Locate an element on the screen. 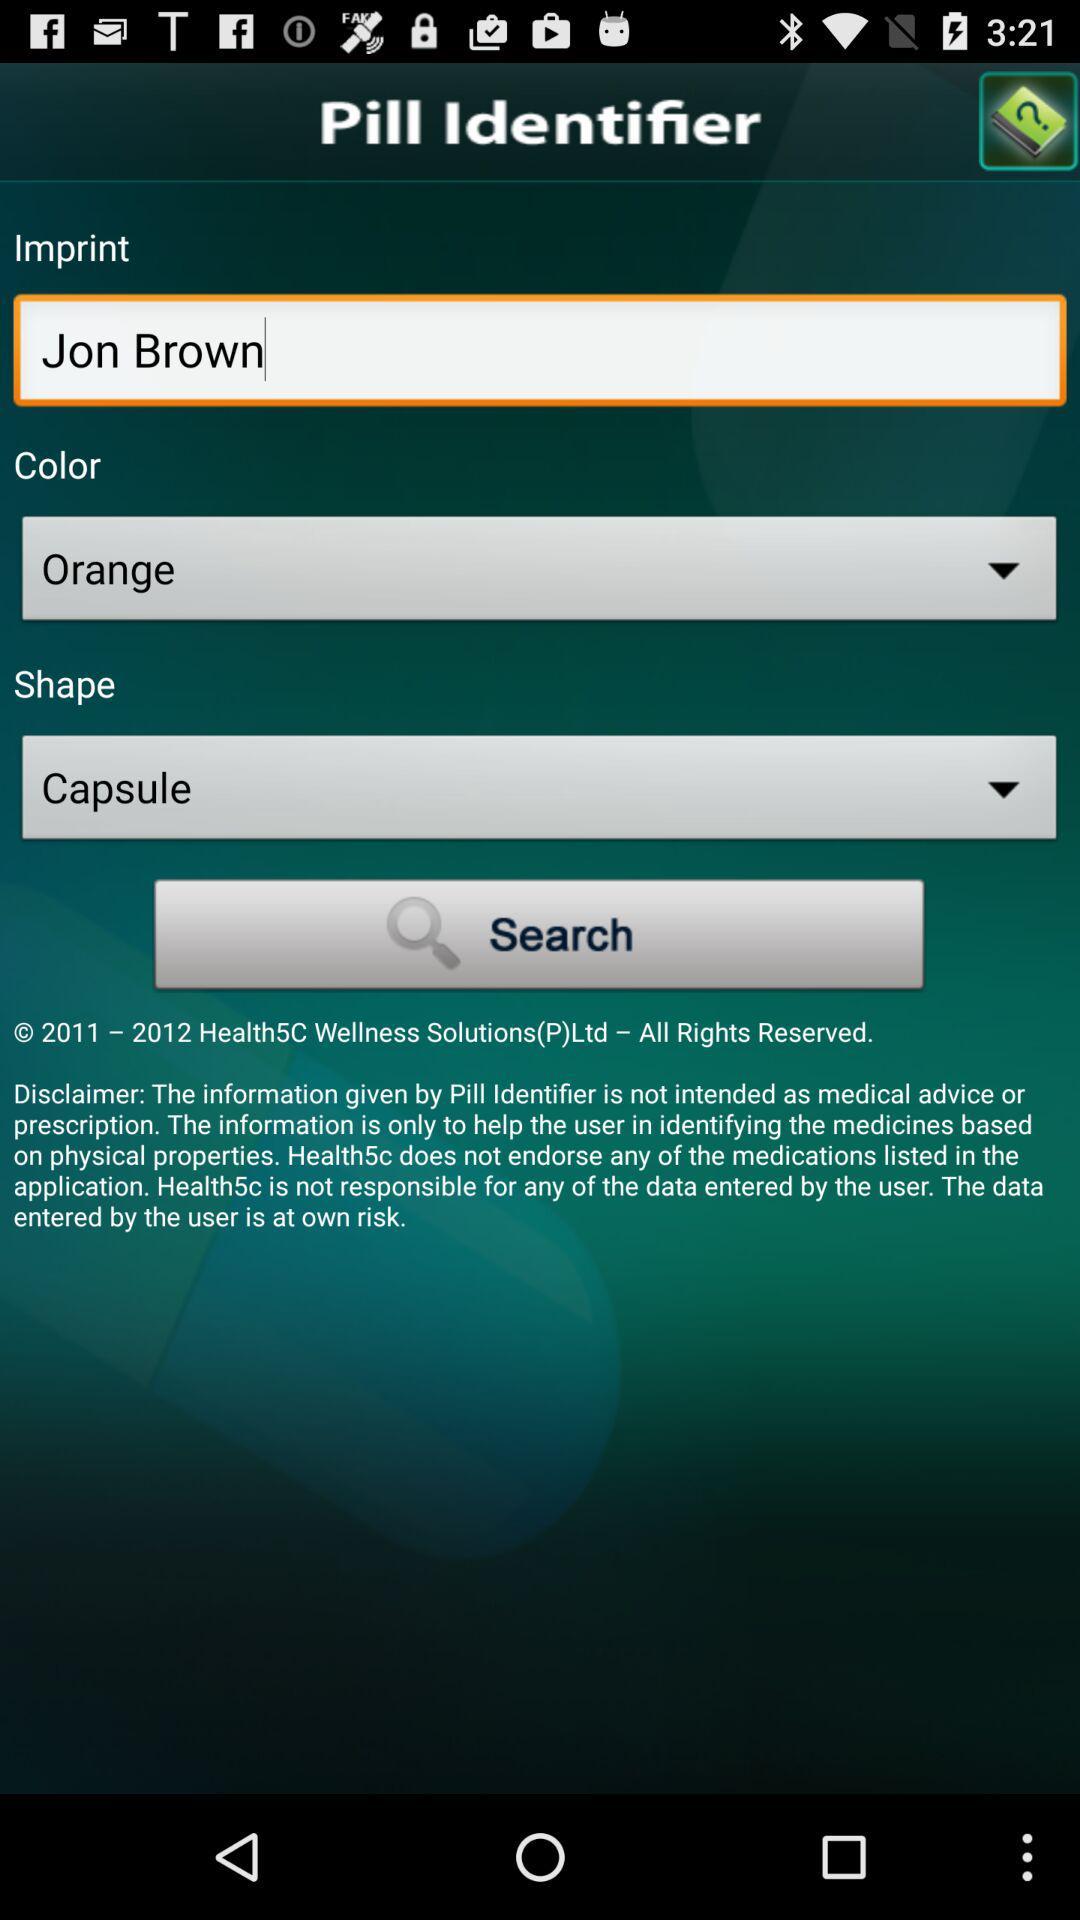 The height and width of the screenshot is (1920, 1080). search button is located at coordinates (540, 934).